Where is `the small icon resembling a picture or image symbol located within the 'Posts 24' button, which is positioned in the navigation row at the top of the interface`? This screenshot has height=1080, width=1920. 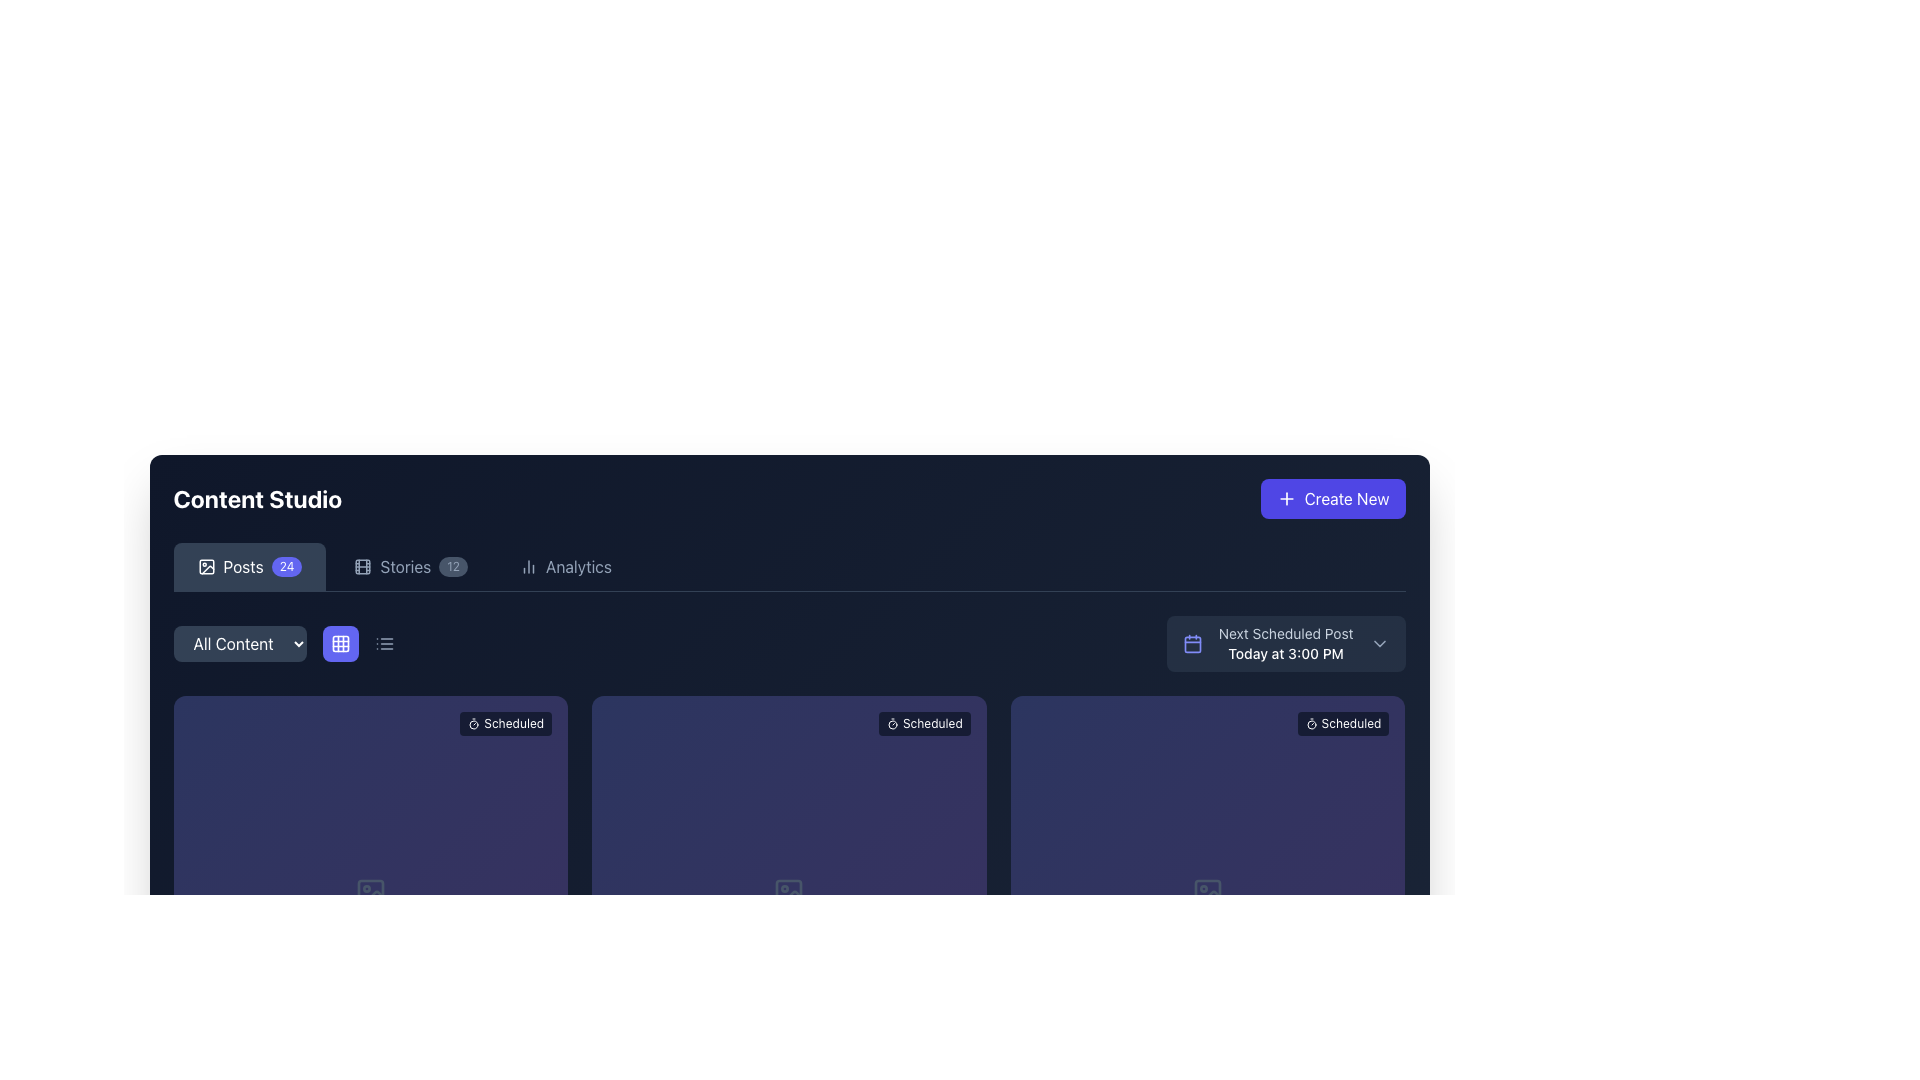
the small icon resembling a picture or image symbol located within the 'Posts 24' button, which is positioned in the navigation row at the top of the interface is located at coordinates (206, 567).